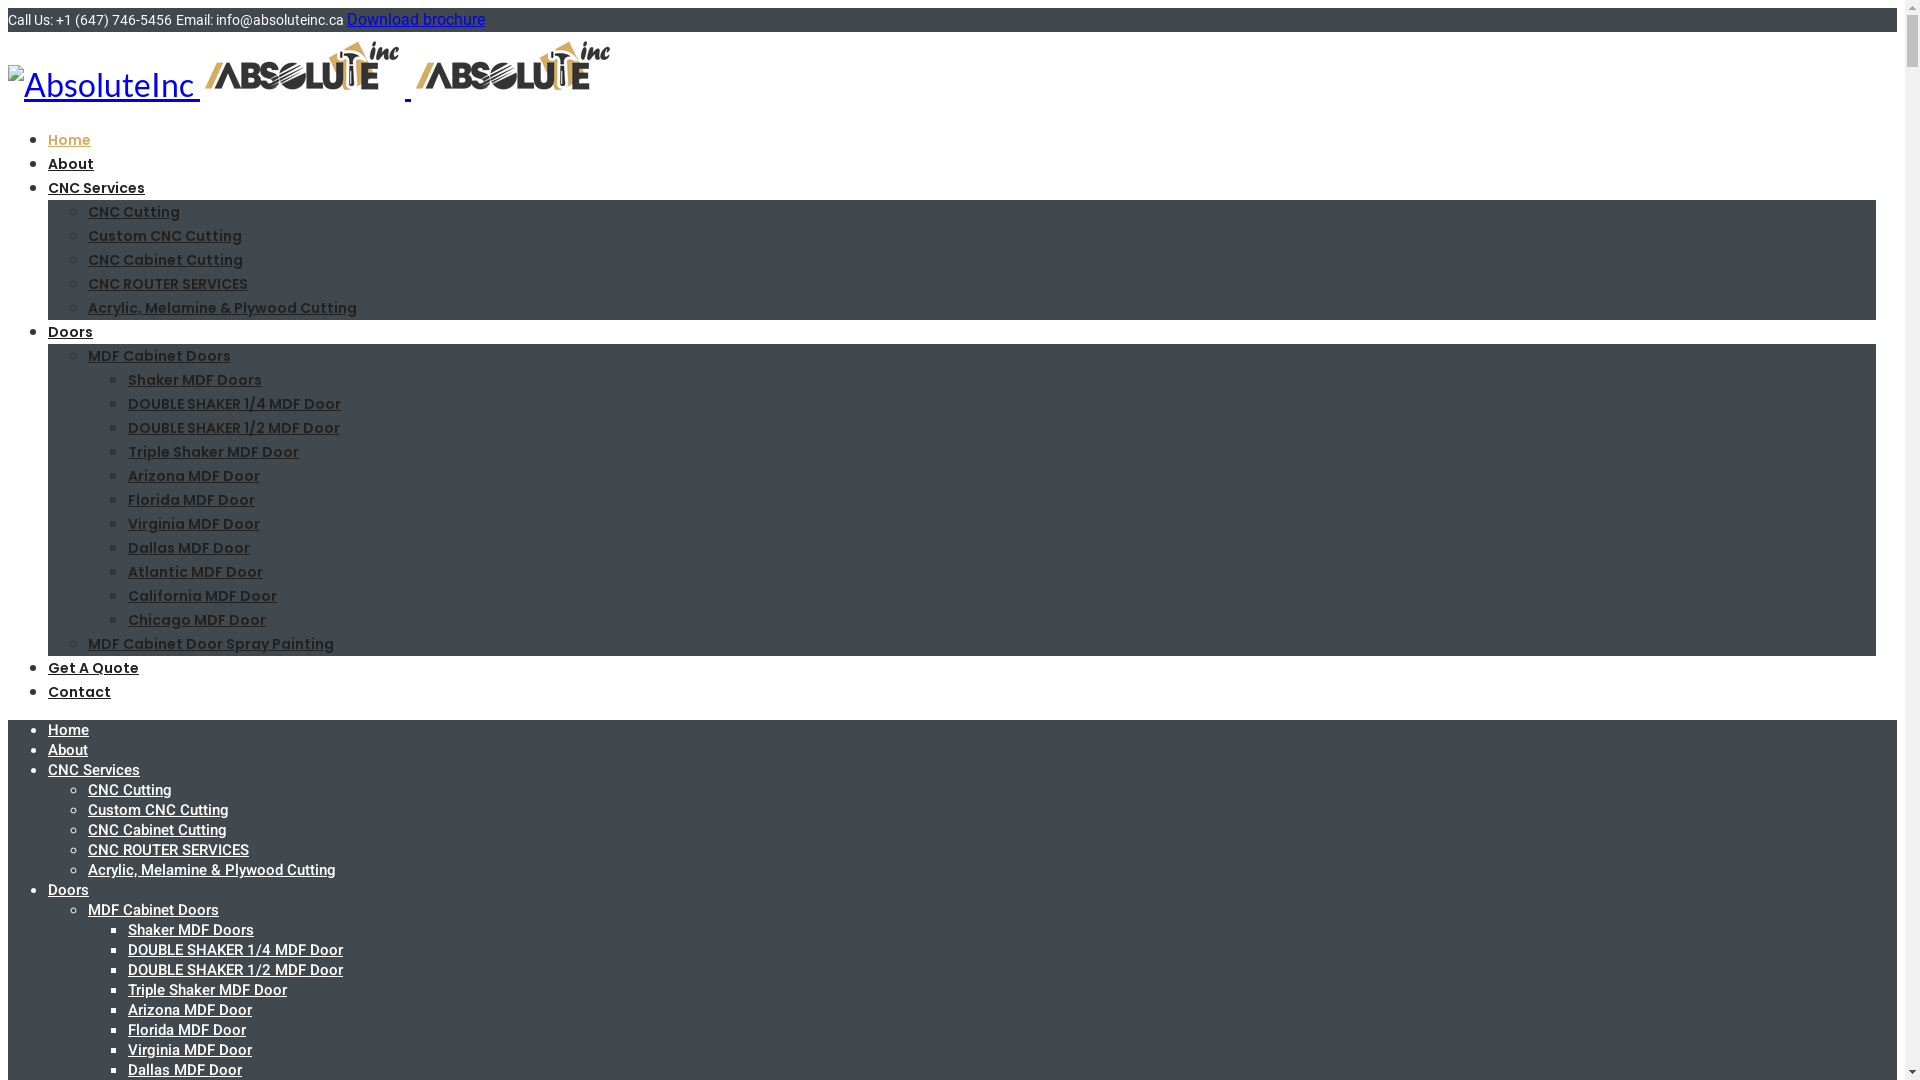 Image resolution: width=1920 pixels, height=1080 pixels. I want to click on 'CNC ROUTER SERVICES', so click(168, 284).